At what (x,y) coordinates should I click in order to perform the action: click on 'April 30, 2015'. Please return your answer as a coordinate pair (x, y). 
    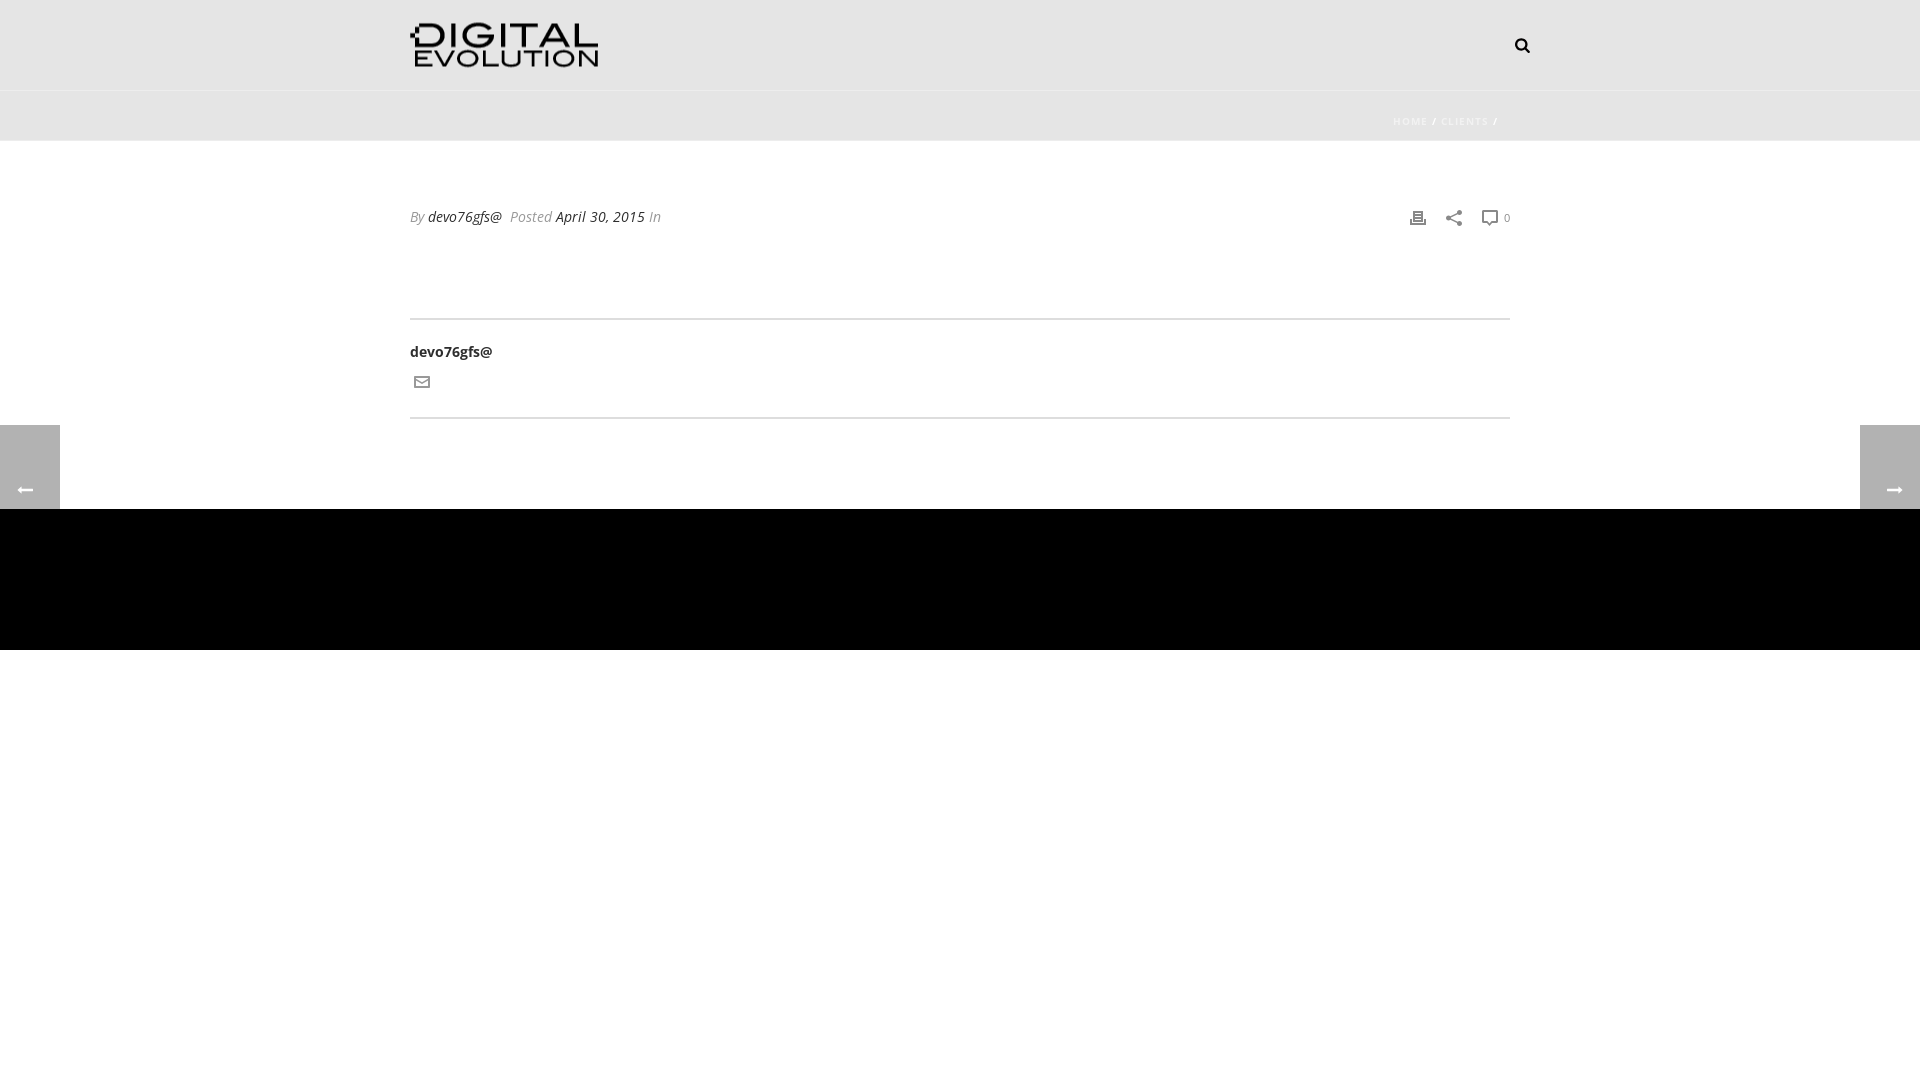
    Looking at the image, I should click on (599, 216).